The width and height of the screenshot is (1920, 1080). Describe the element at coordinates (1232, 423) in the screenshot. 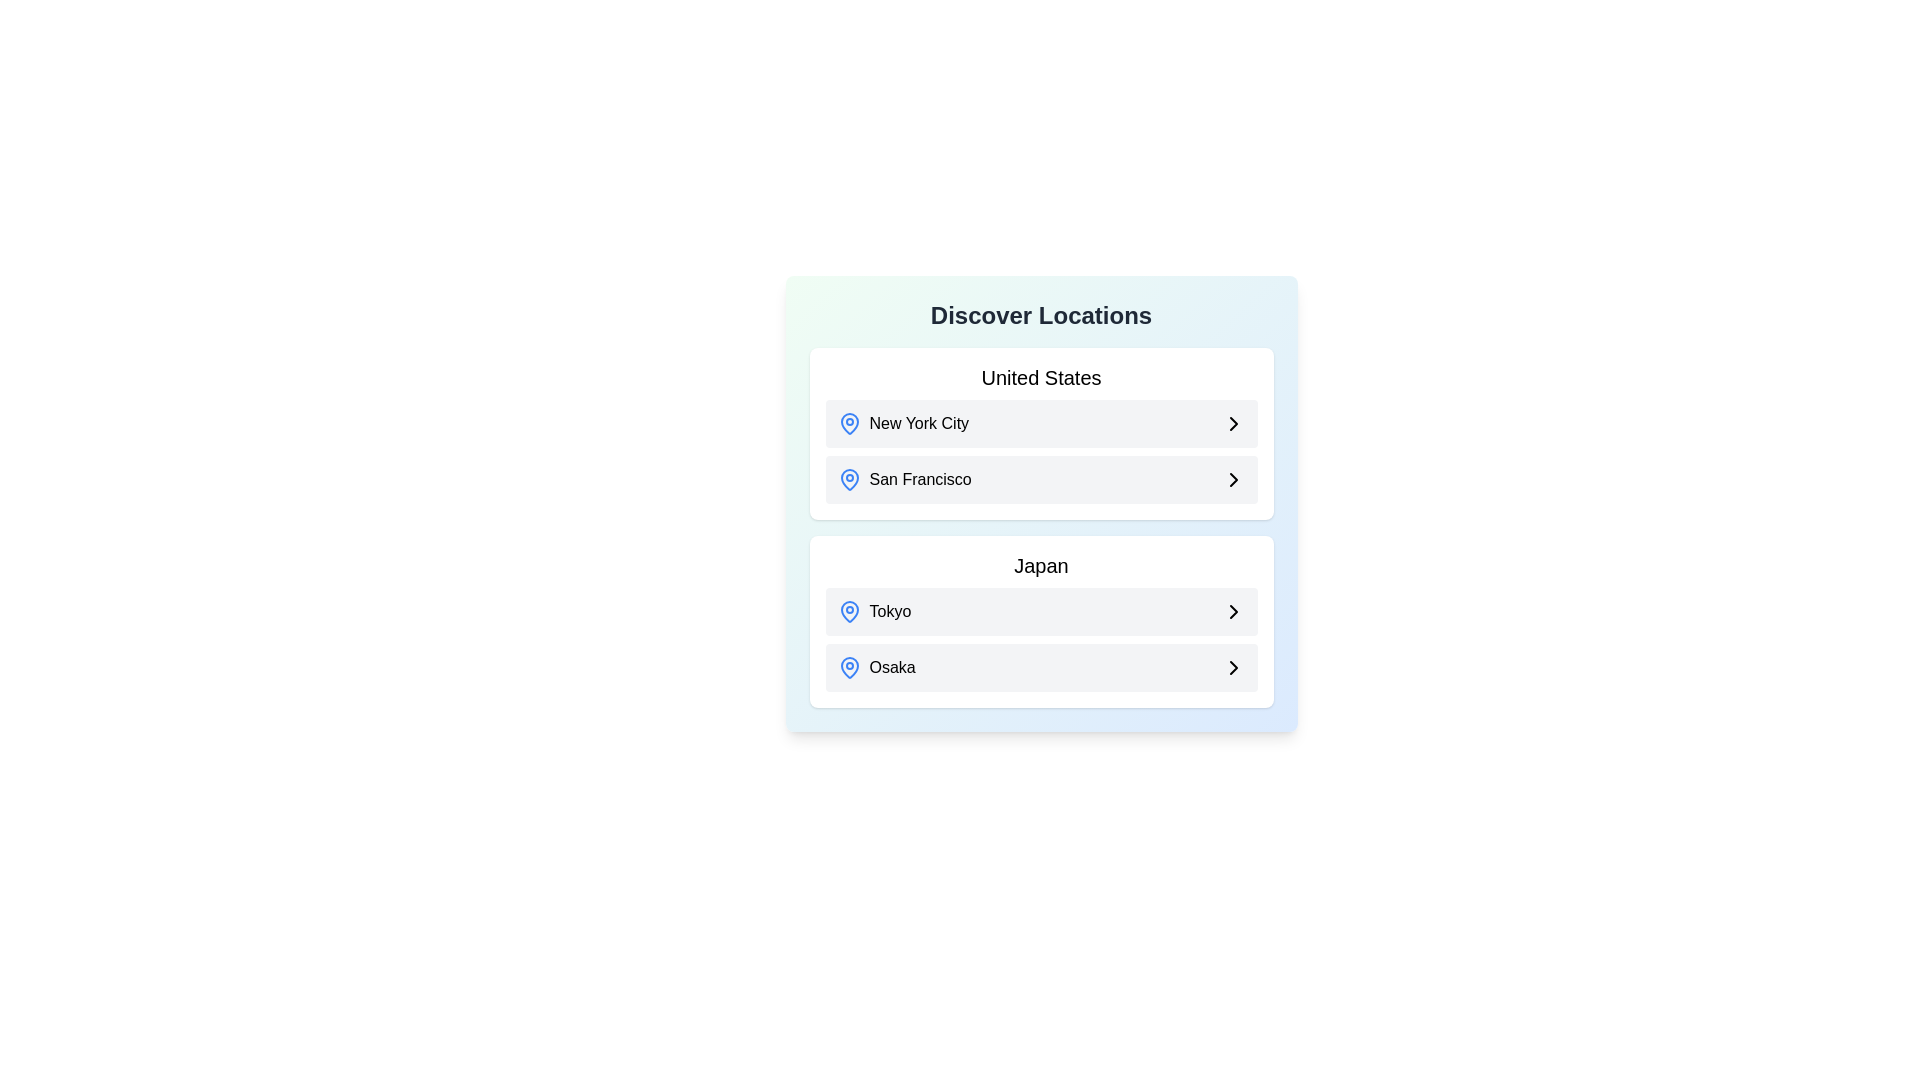

I see `the right-facing chevron icon in the 'New York City' row of the 'United States' section` at that location.